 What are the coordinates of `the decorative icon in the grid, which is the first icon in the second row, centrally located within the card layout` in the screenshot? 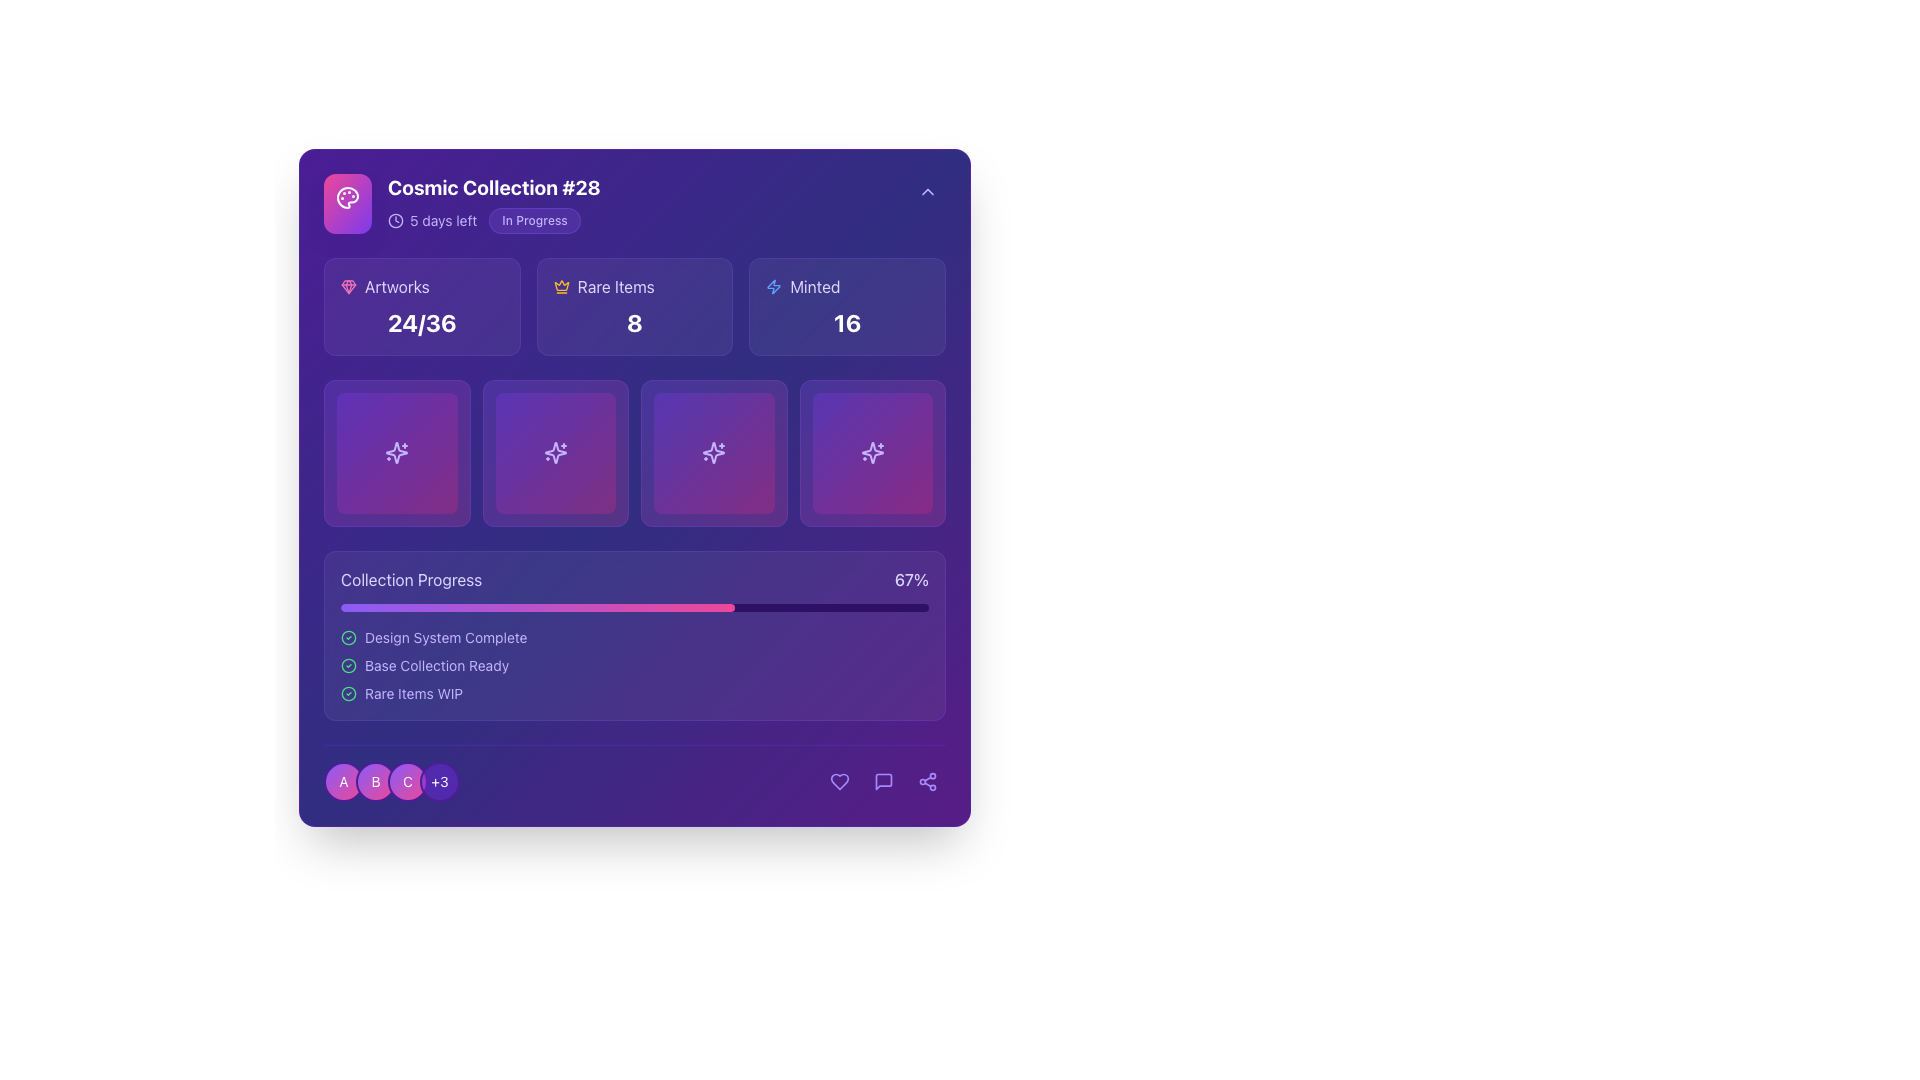 It's located at (872, 453).